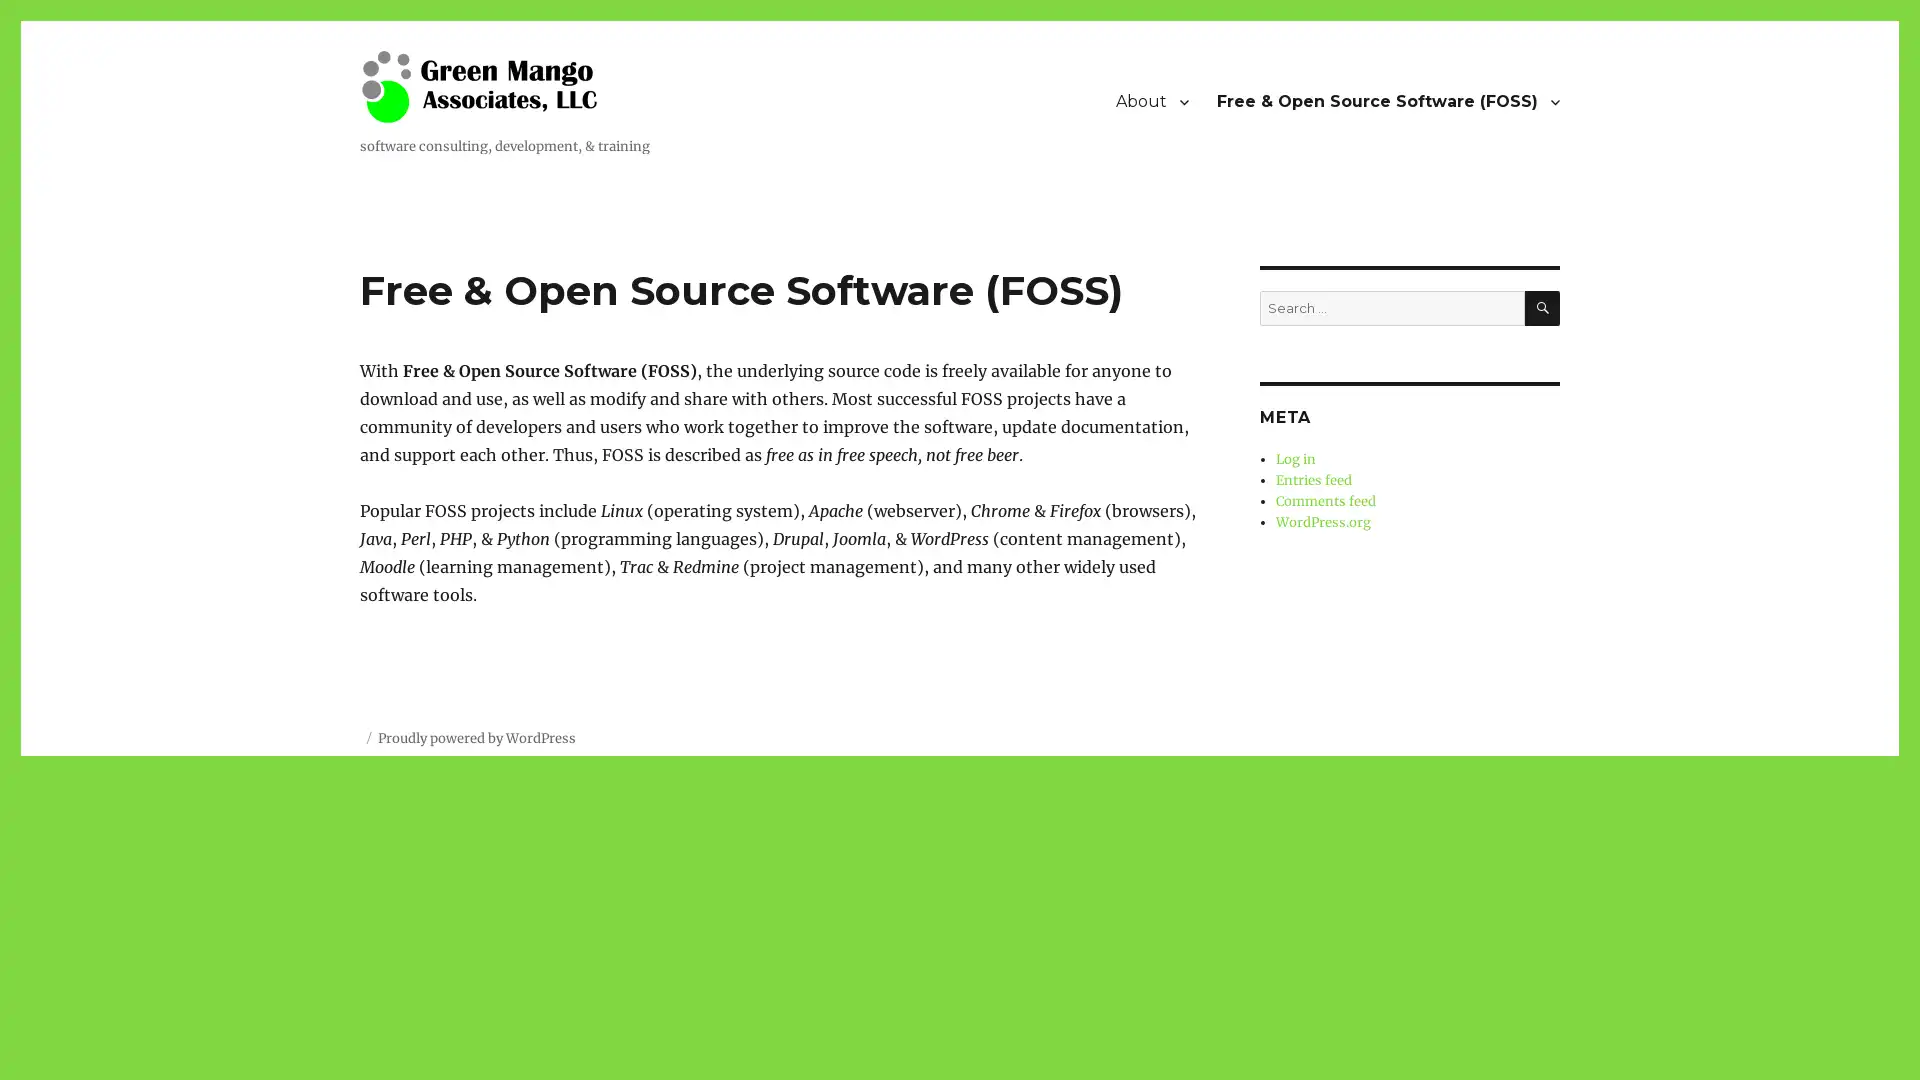  I want to click on SEARCH, so click(1541, 308).